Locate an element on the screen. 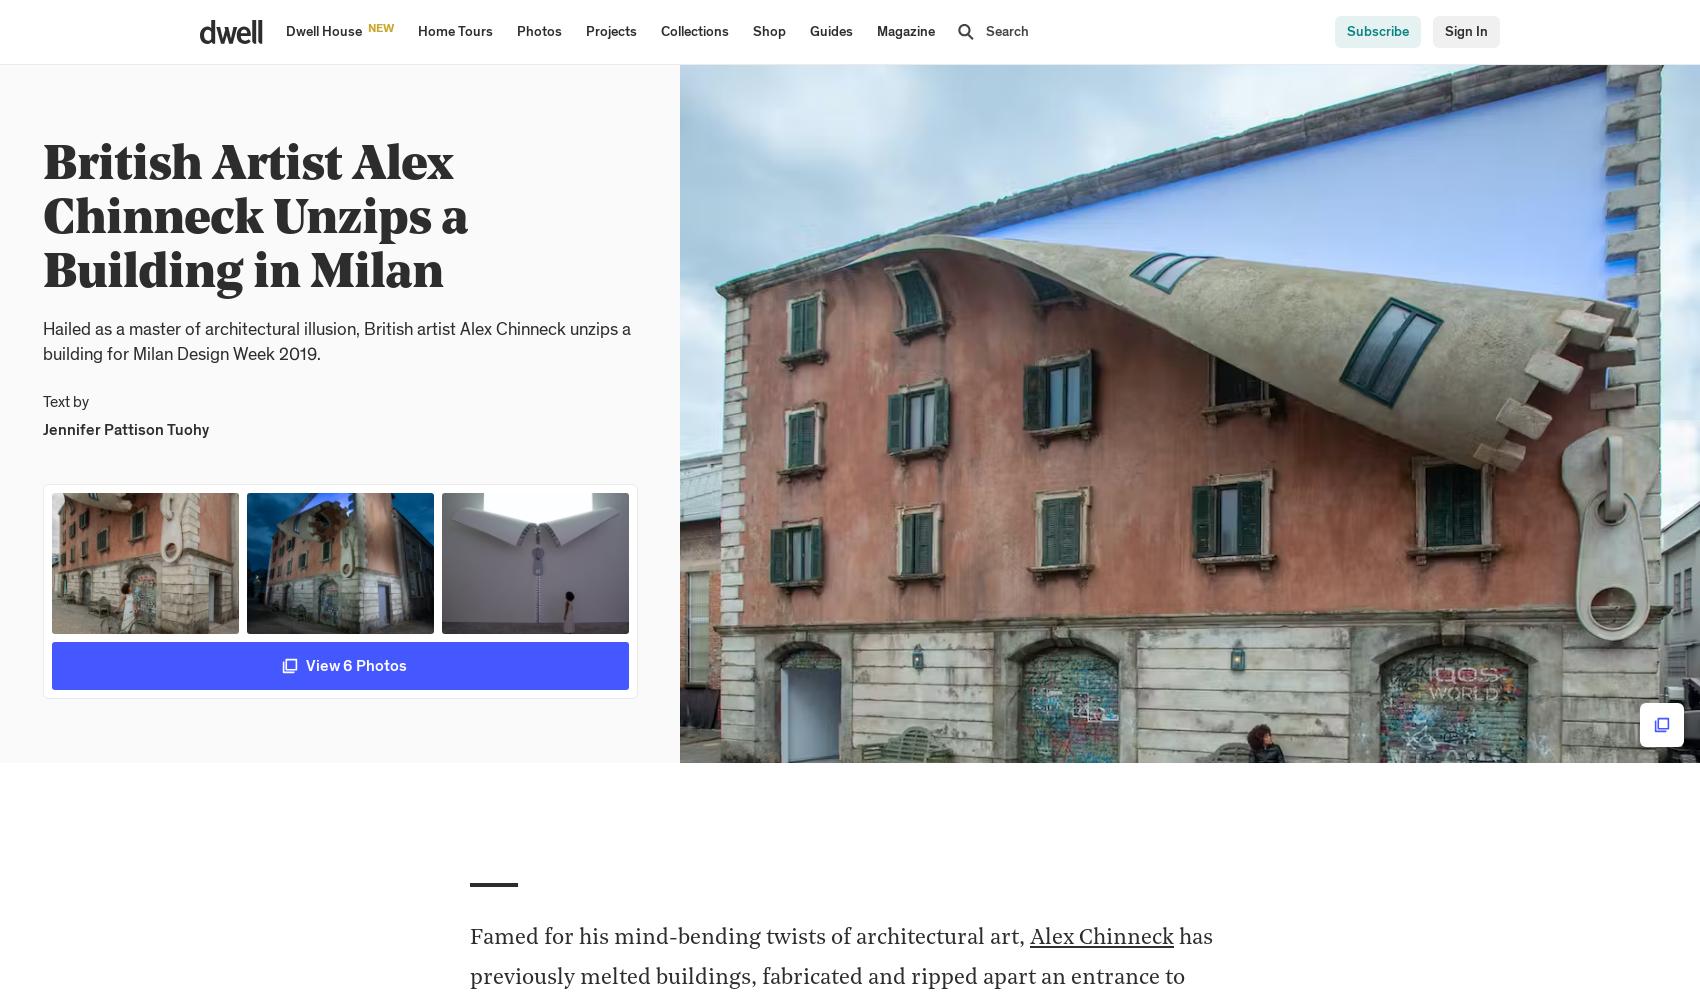 The height and width of the screenshot is (1000, 1700). 'Hailed as a master of architectural illusion, British artist Alex Chinneck unzips a building for Milan Design Week 2019.' is located at coordinates (334, 341).